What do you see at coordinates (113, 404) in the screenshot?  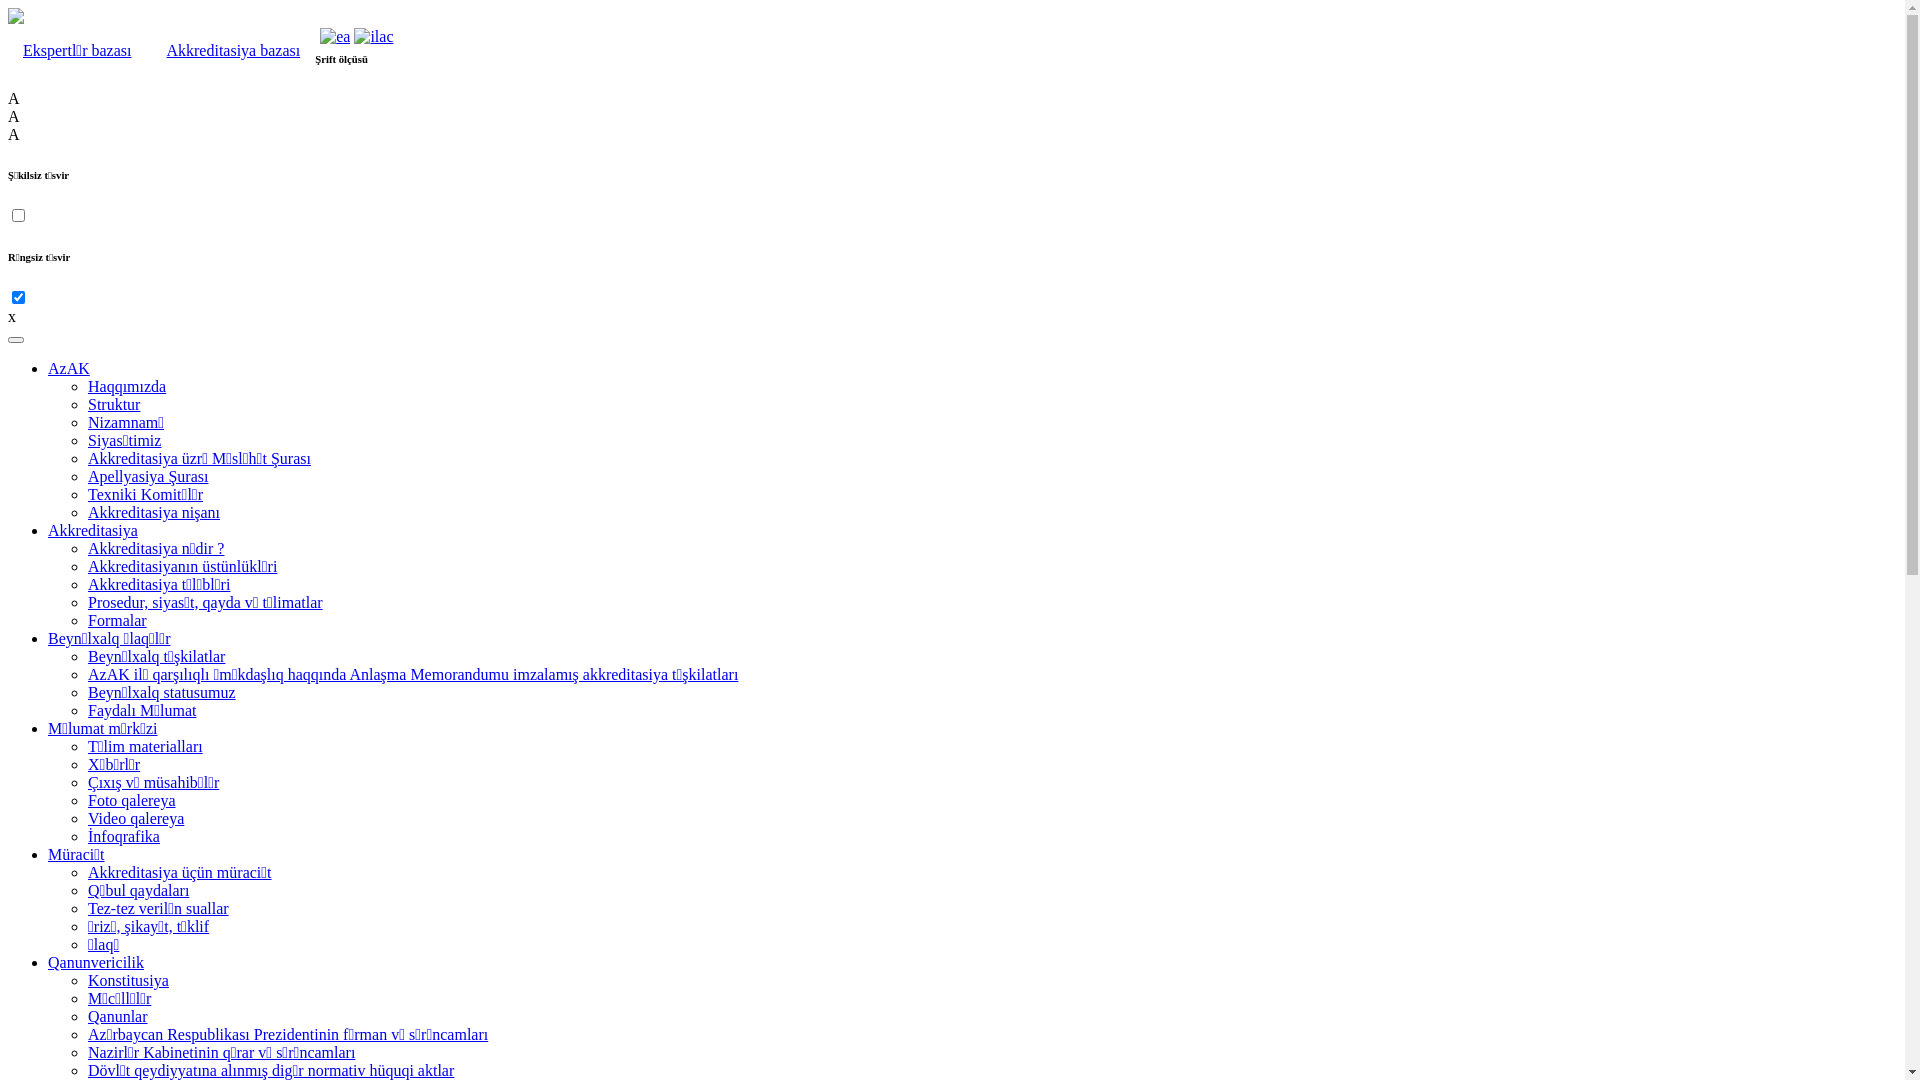 I see `'Struktur'` at bounding box center [113, 404].